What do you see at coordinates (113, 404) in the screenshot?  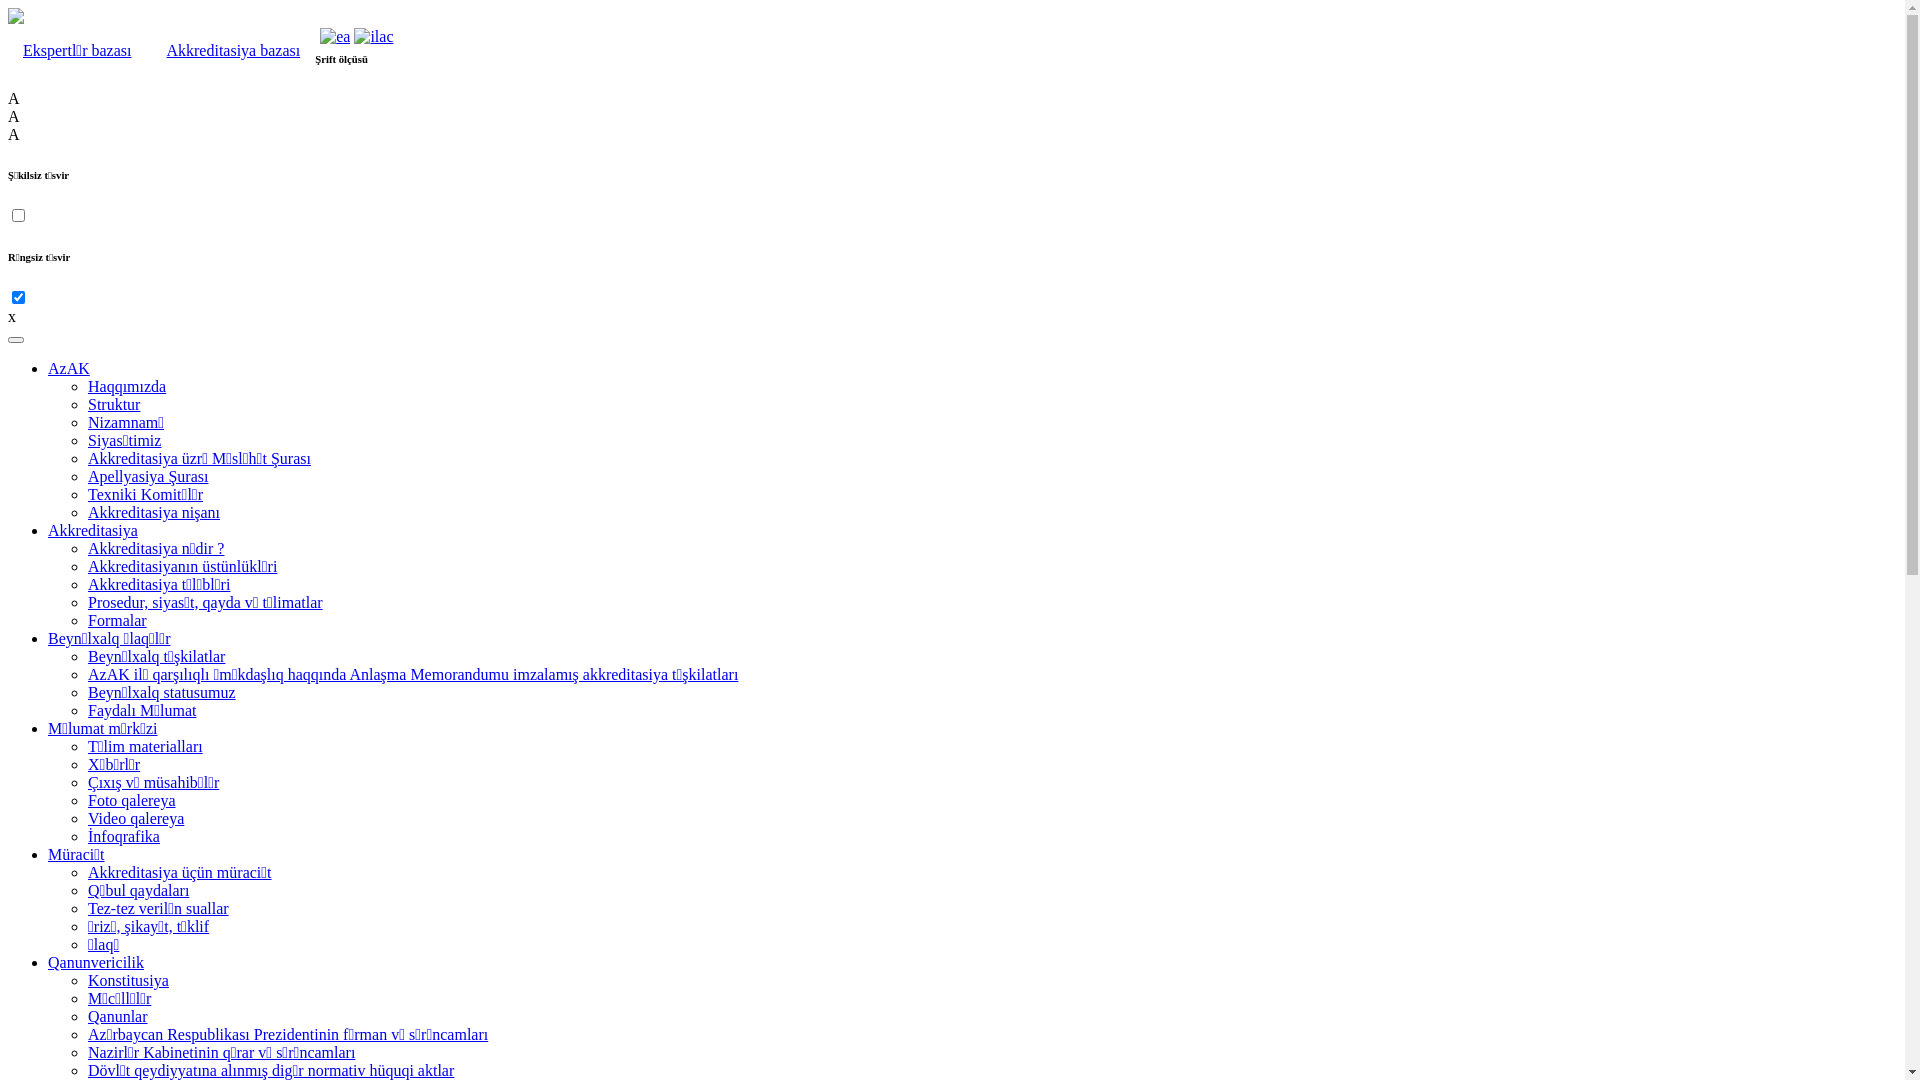 I see `'Struktur'` at bounding box center [113, 404].